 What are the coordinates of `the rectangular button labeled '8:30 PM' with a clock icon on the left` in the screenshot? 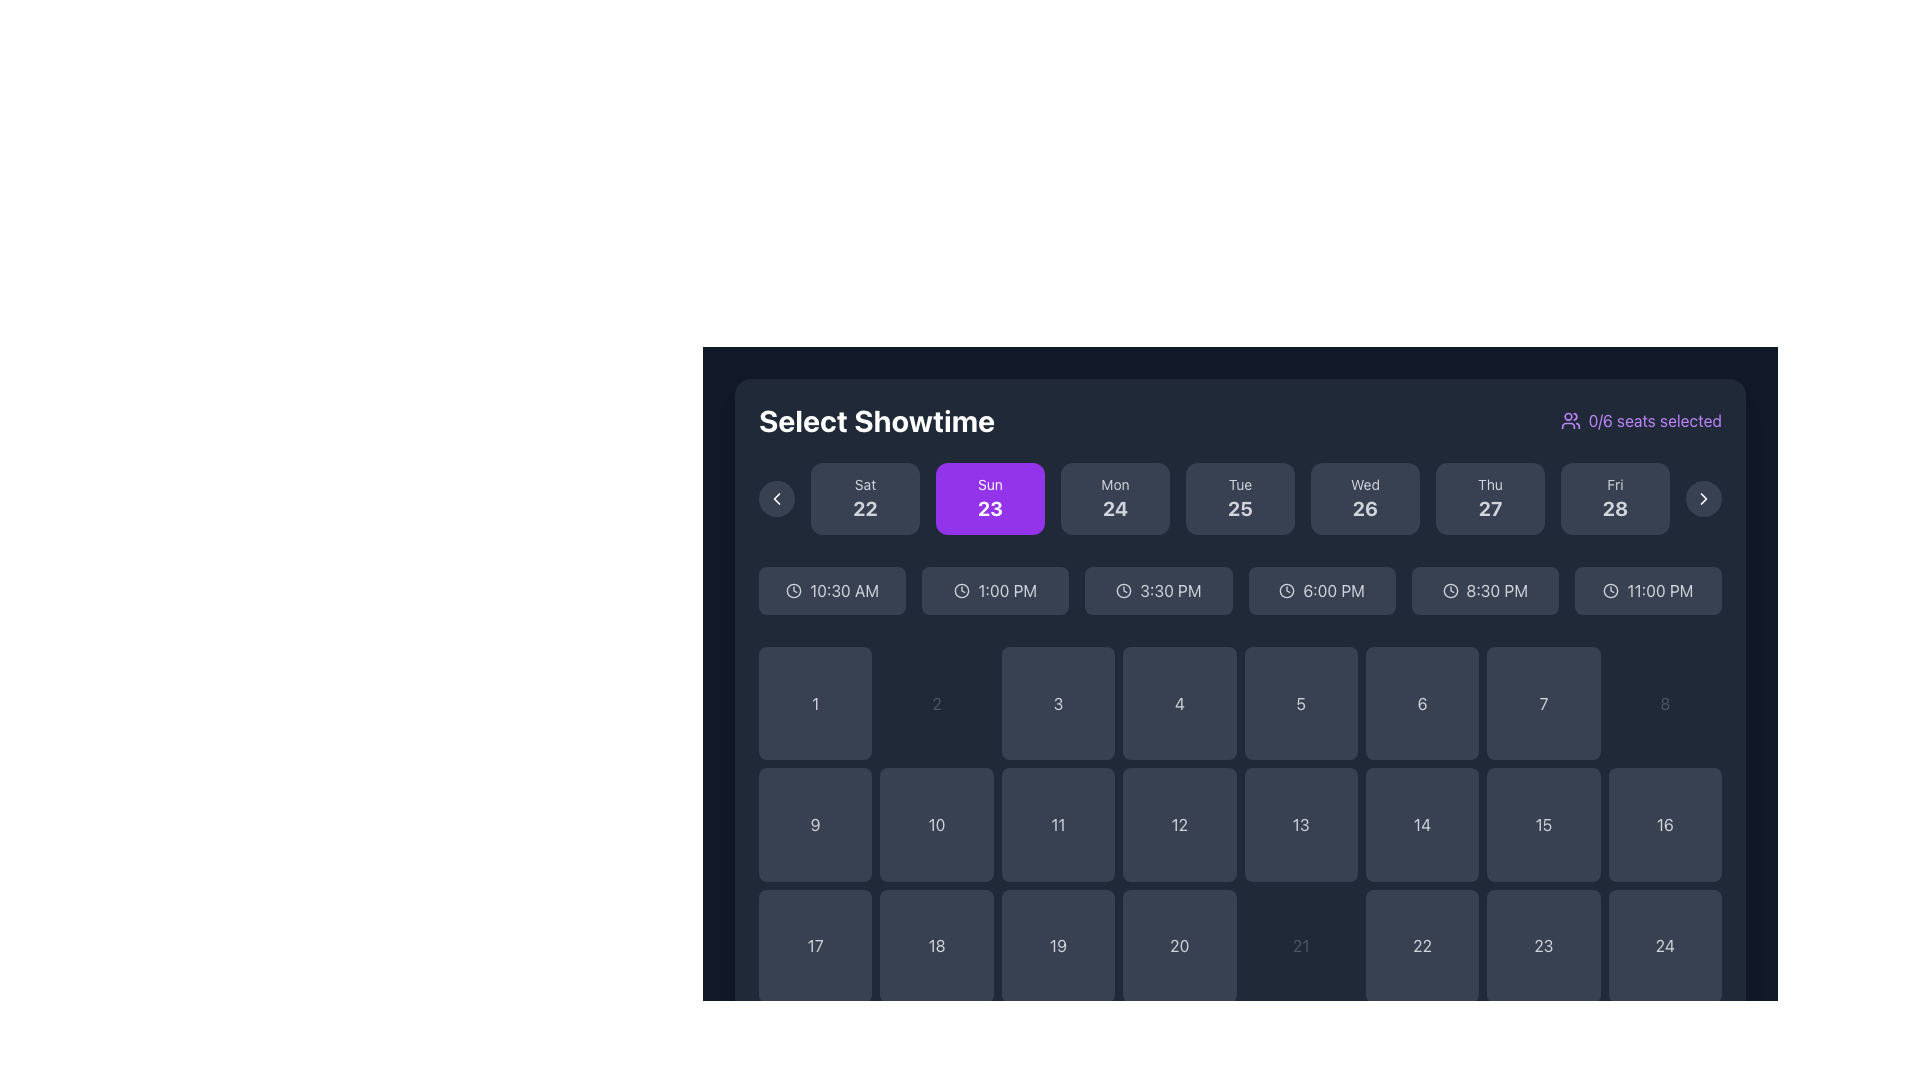 It's located at (1485, 589).